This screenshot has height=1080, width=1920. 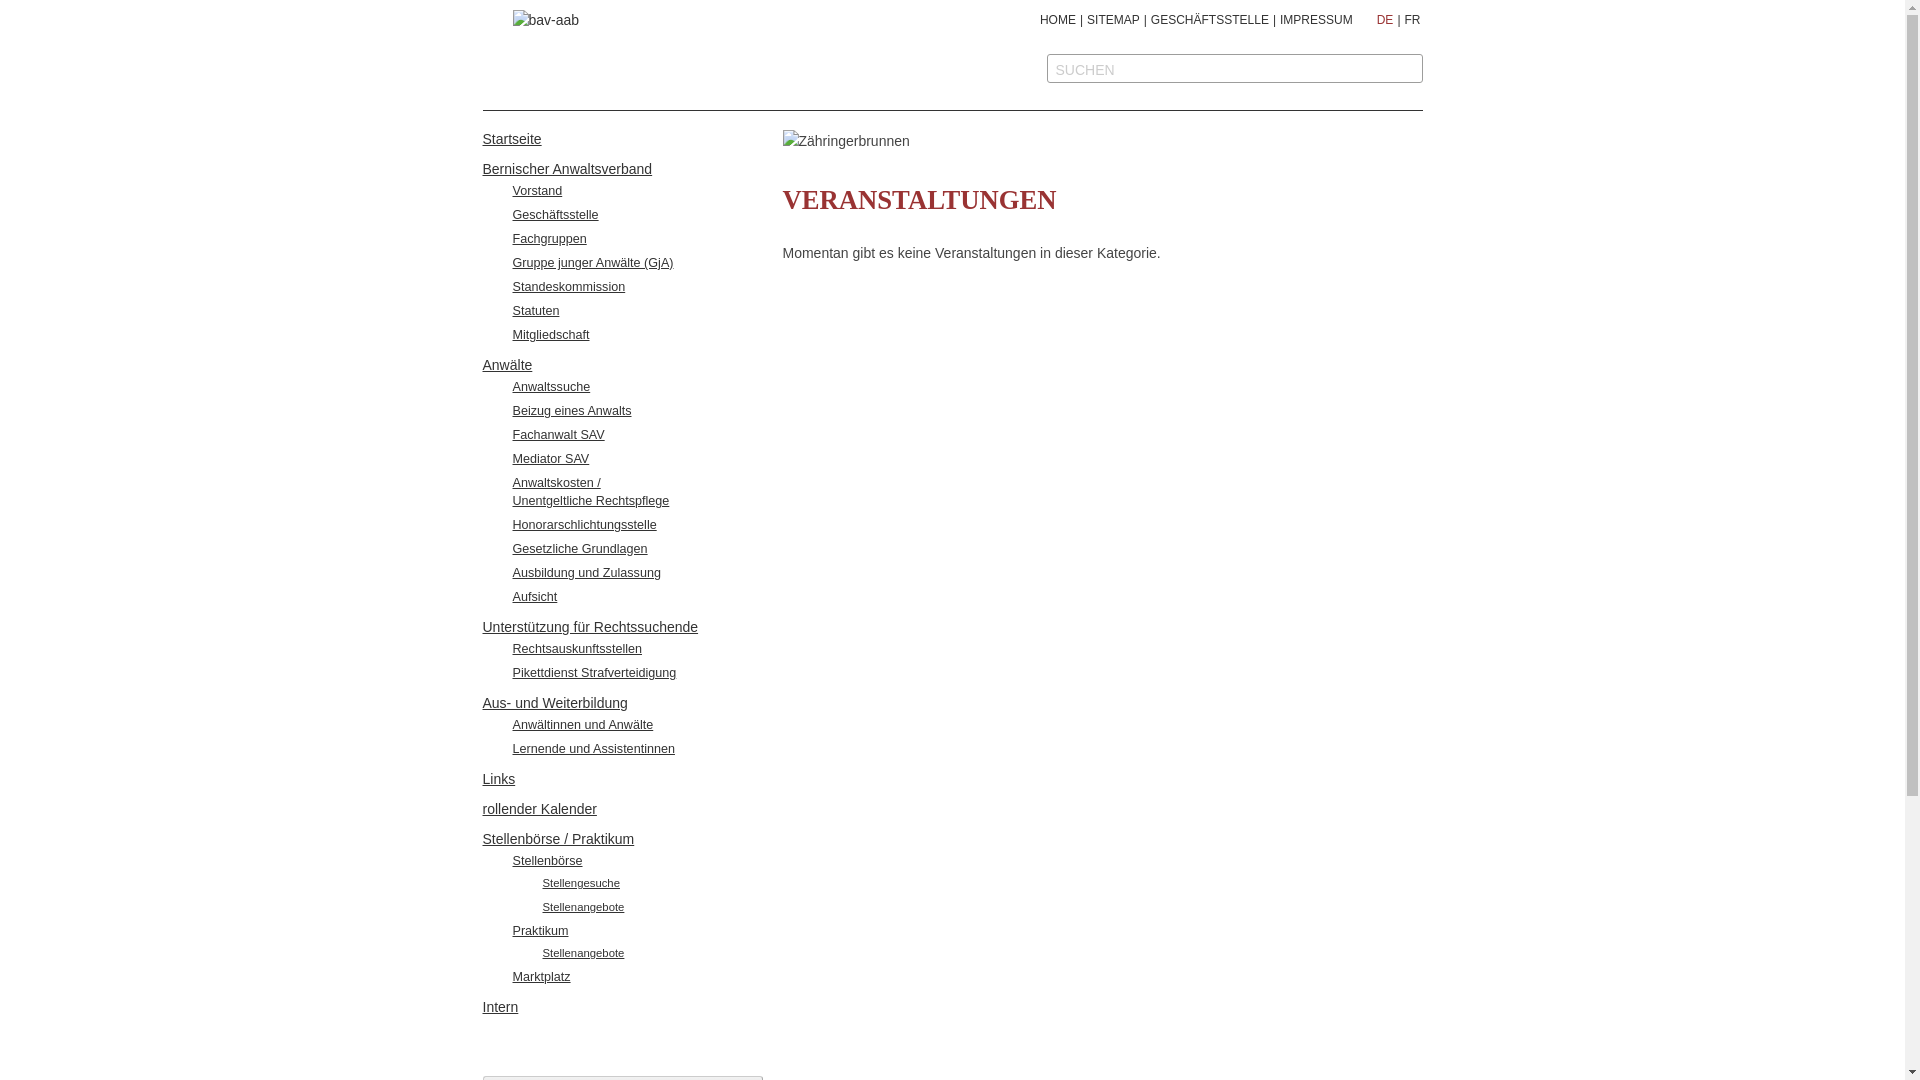 I want to click on 'FR', so click(x=1402, y=19).